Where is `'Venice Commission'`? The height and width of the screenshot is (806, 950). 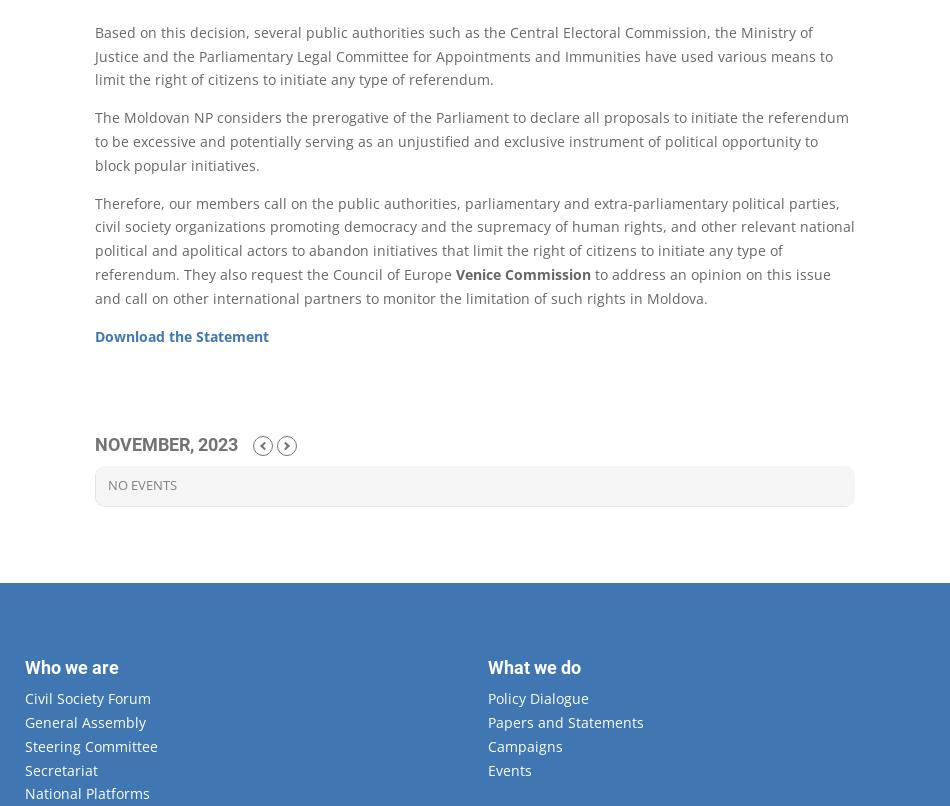 'Venice Commission' is located at coordinates (523, 273).